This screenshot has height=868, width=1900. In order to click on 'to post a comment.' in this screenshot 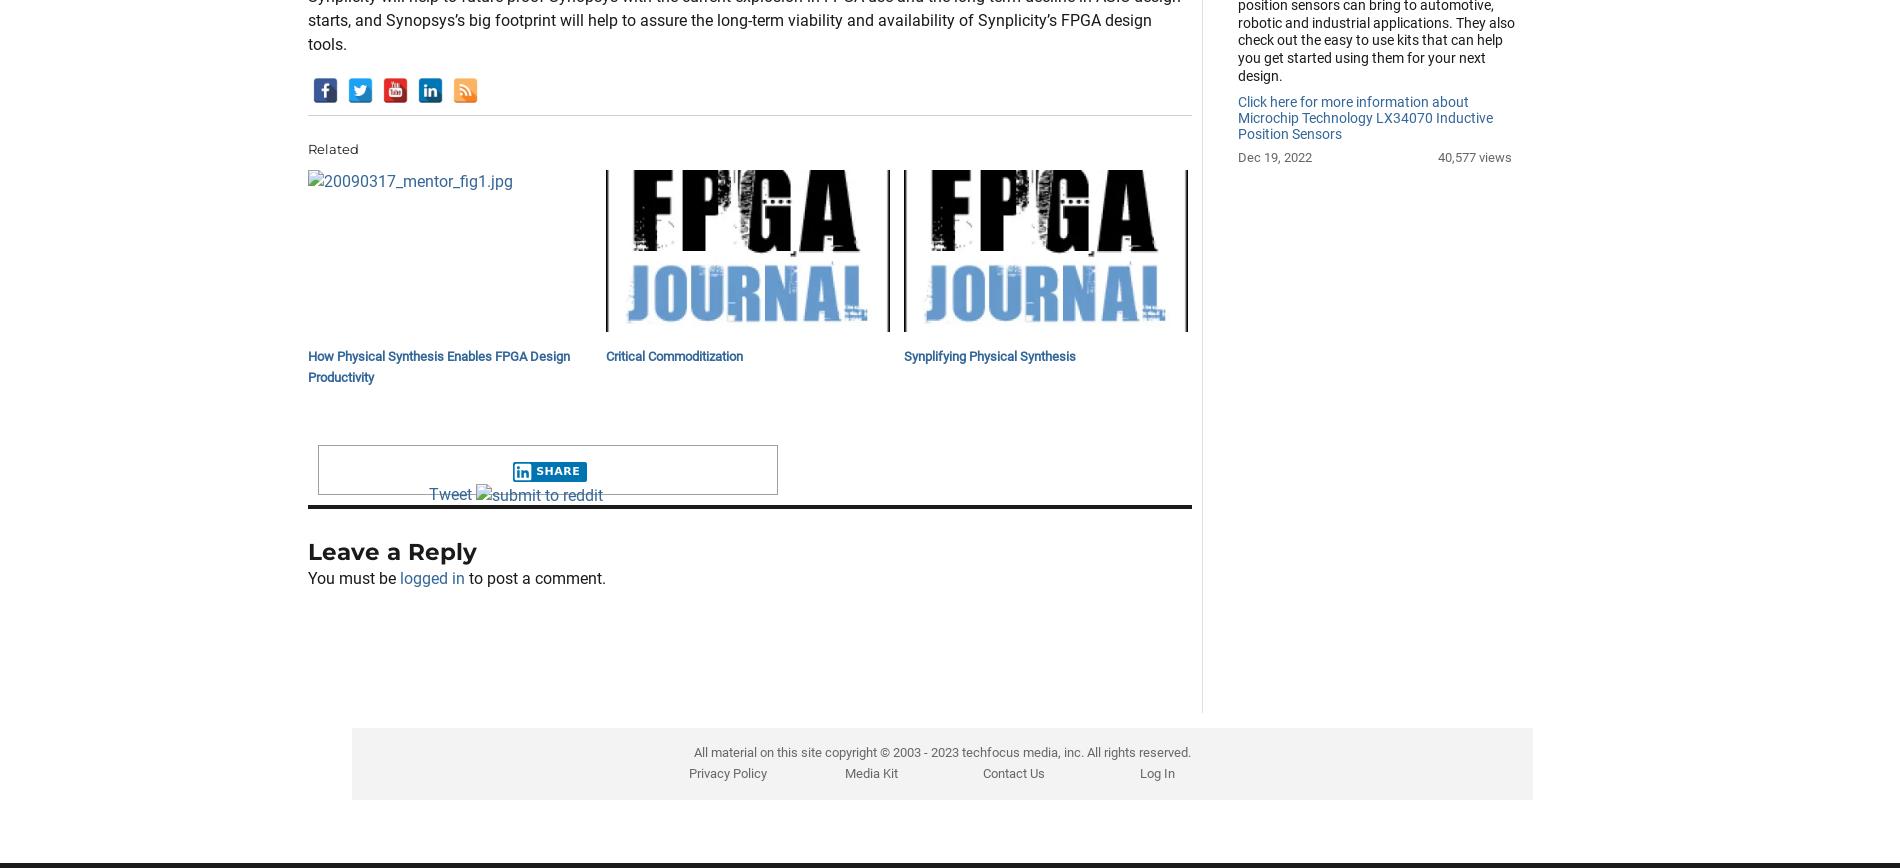, I will do `click(462, 678)`.